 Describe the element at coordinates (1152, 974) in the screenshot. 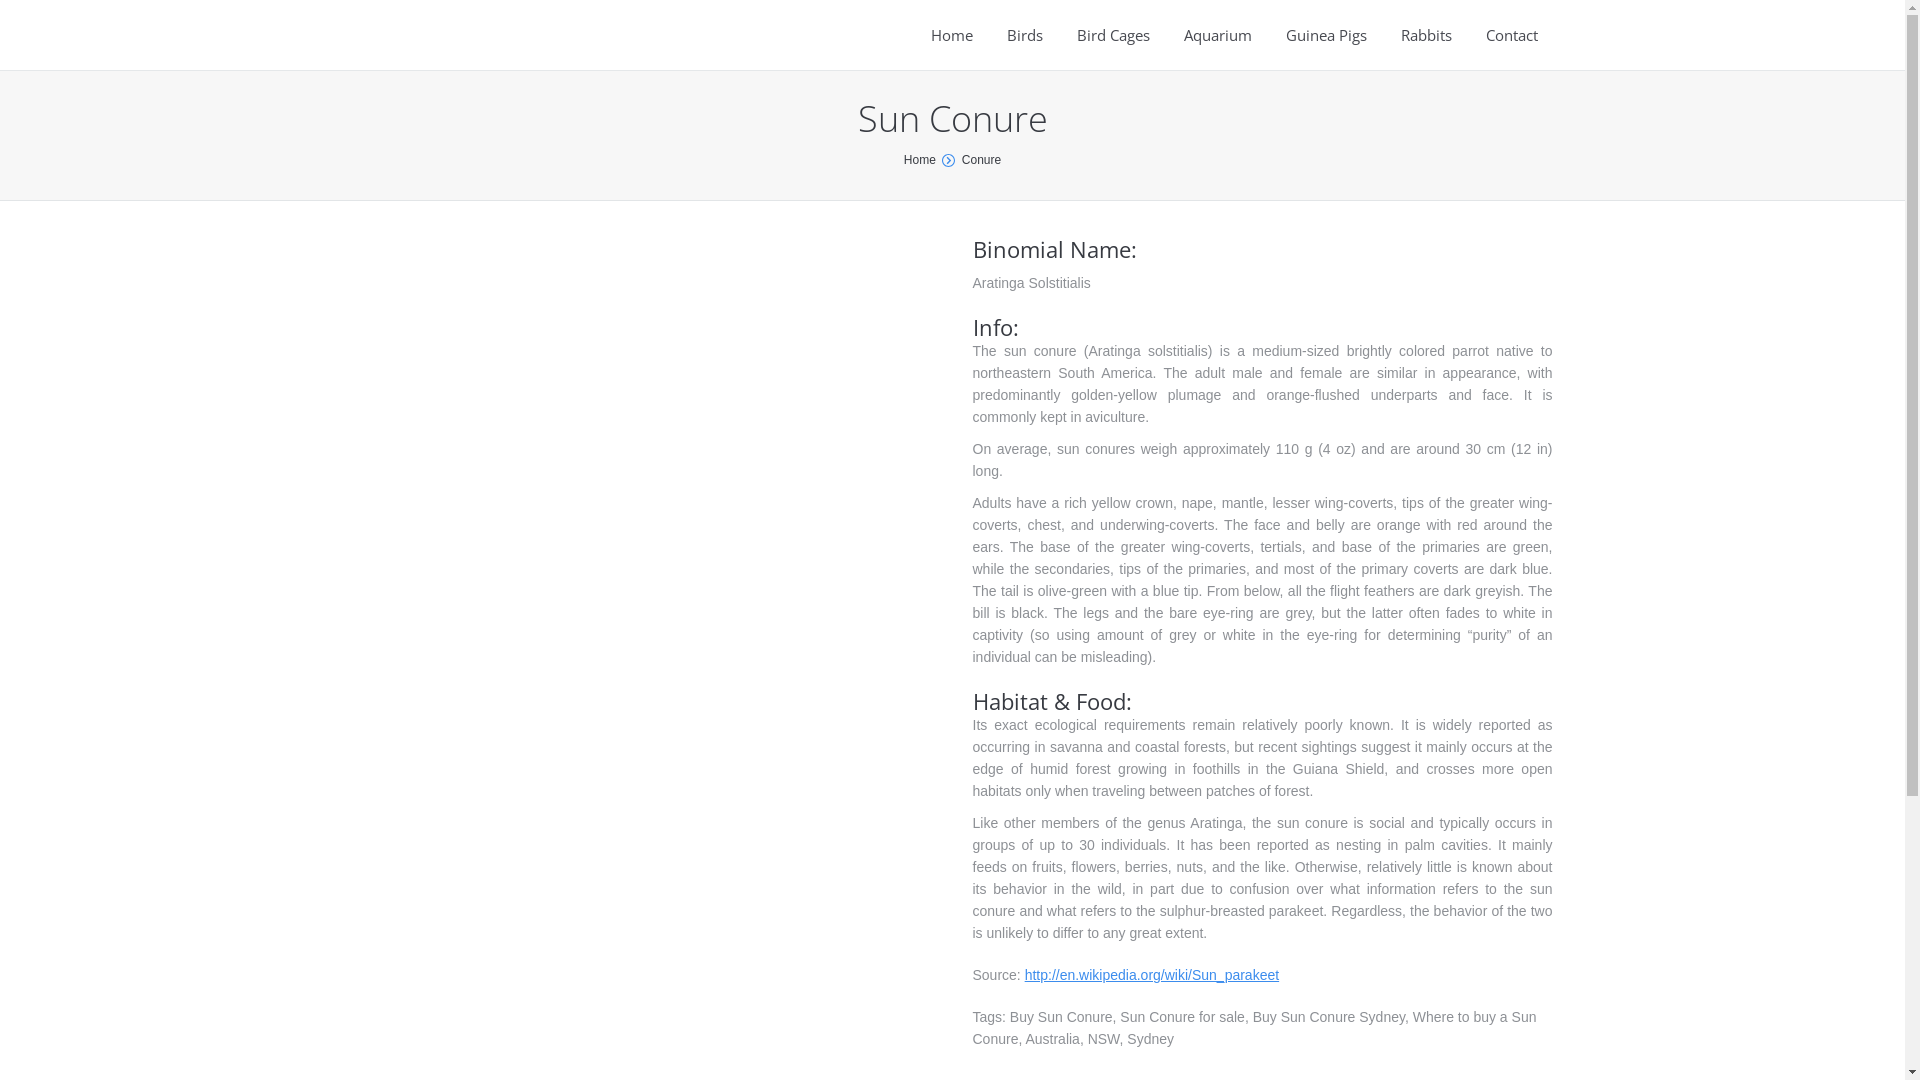

I see `'http://en.wikipedia.org/wiki/Sun_parakeet'` at that location.